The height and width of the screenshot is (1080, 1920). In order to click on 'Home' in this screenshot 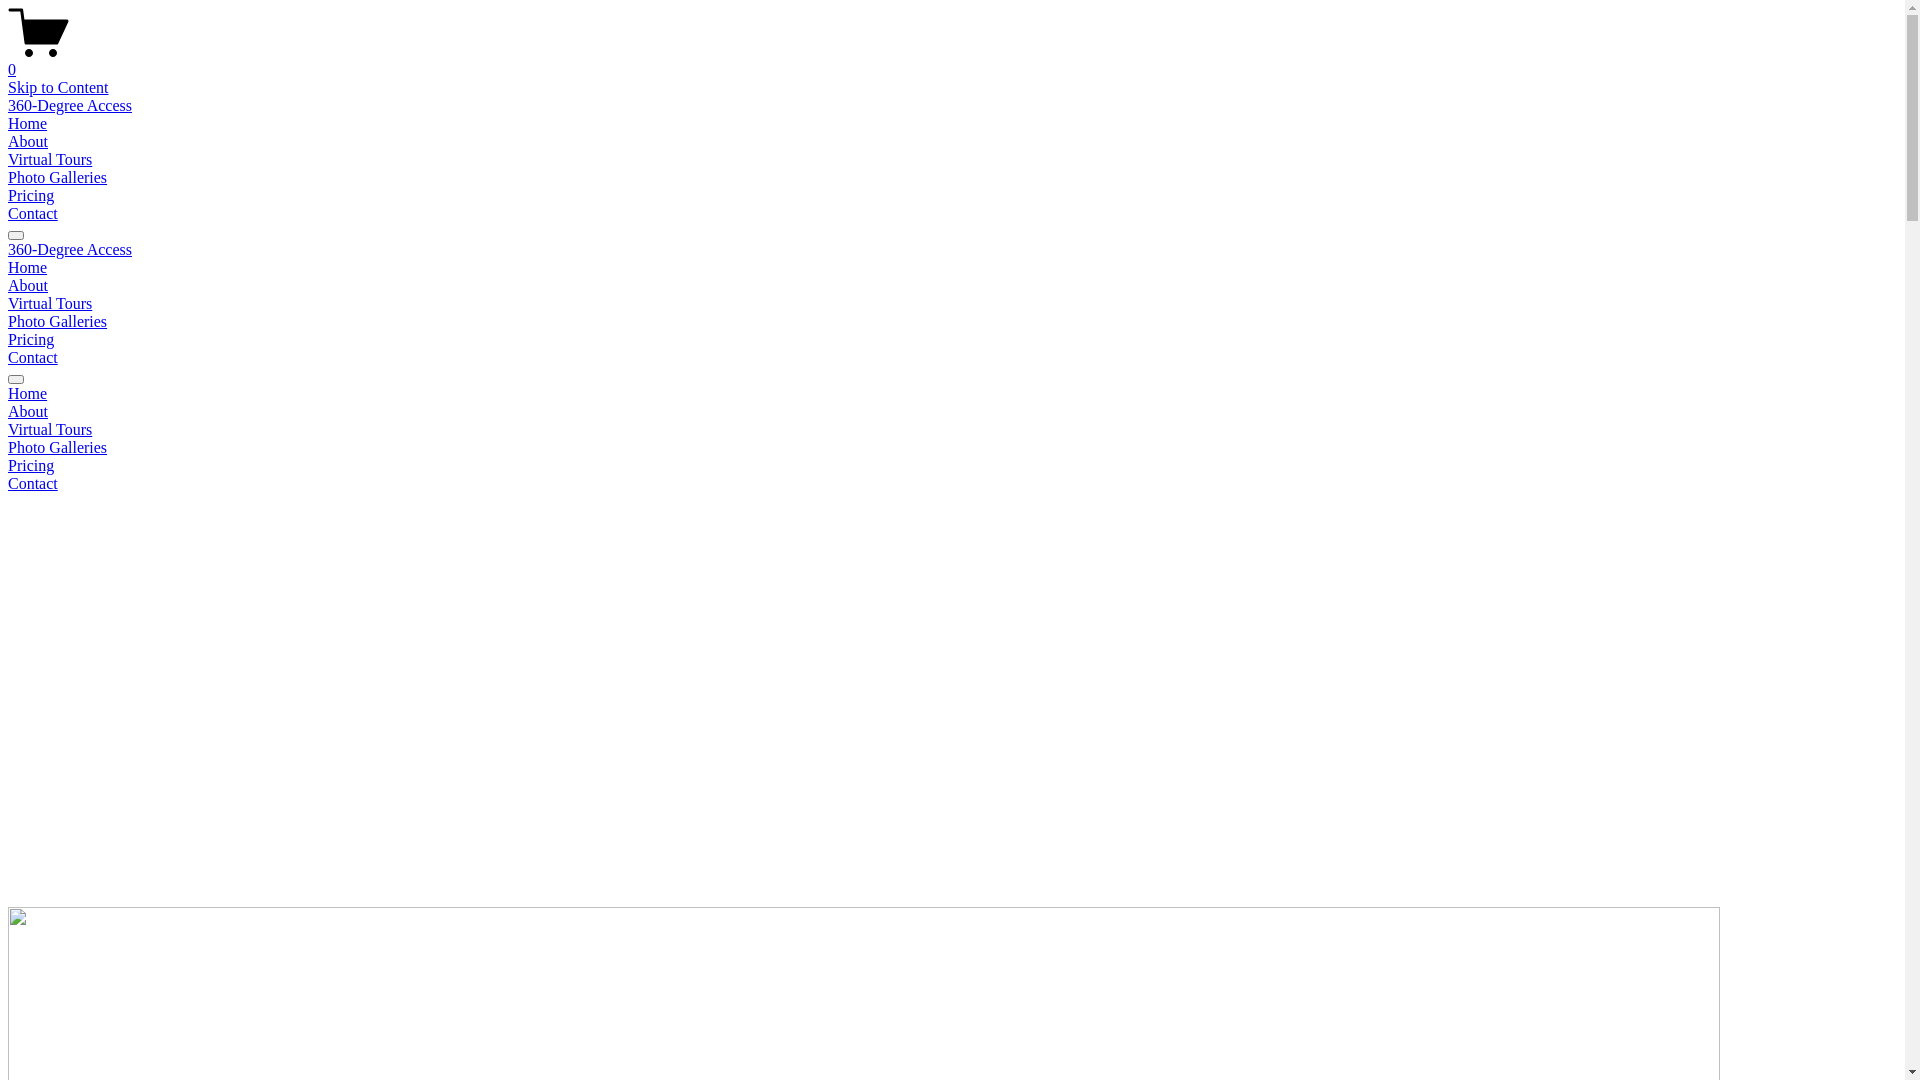, I will do `click(951, 393)`.